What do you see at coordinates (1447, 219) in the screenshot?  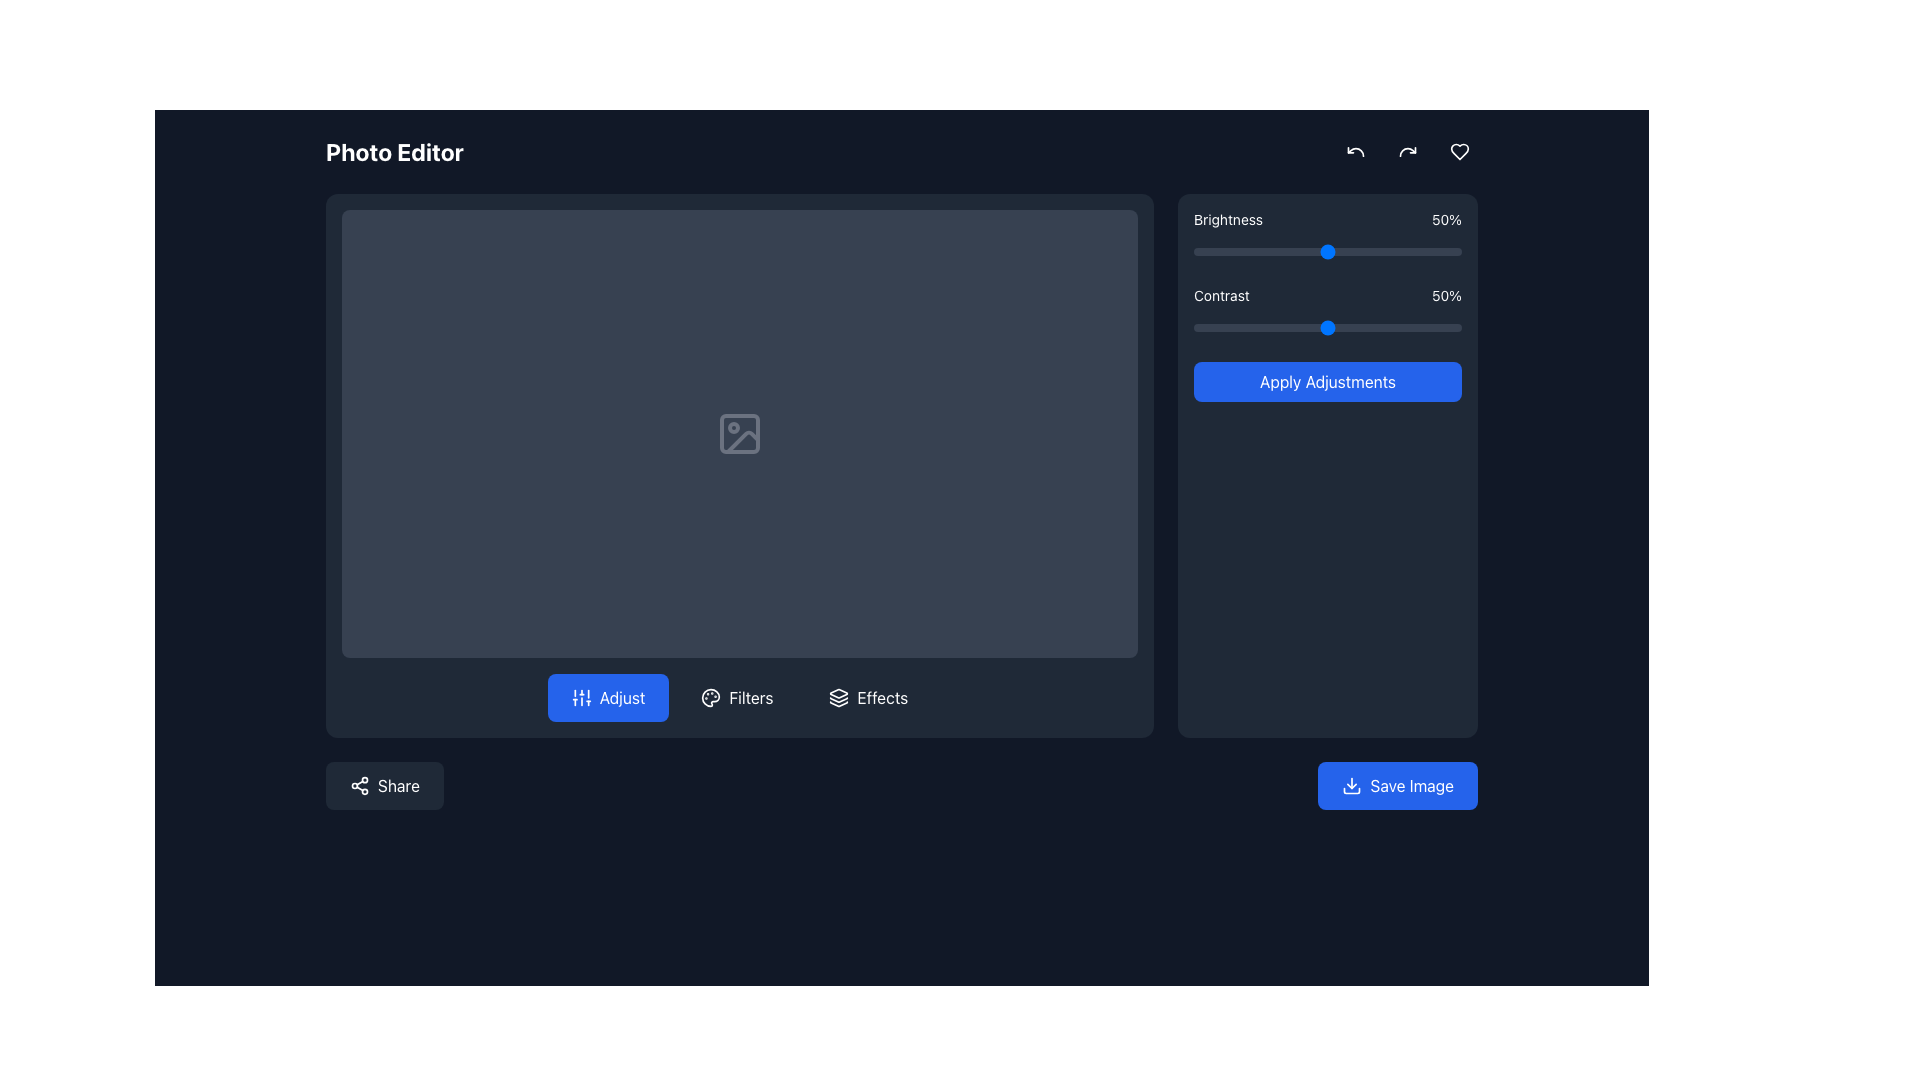 I see `the '50%' text label, which is styled in a sans-serif font and located in the top-right corner of the 'Brightness' section` at bounding box center [1447, 219].